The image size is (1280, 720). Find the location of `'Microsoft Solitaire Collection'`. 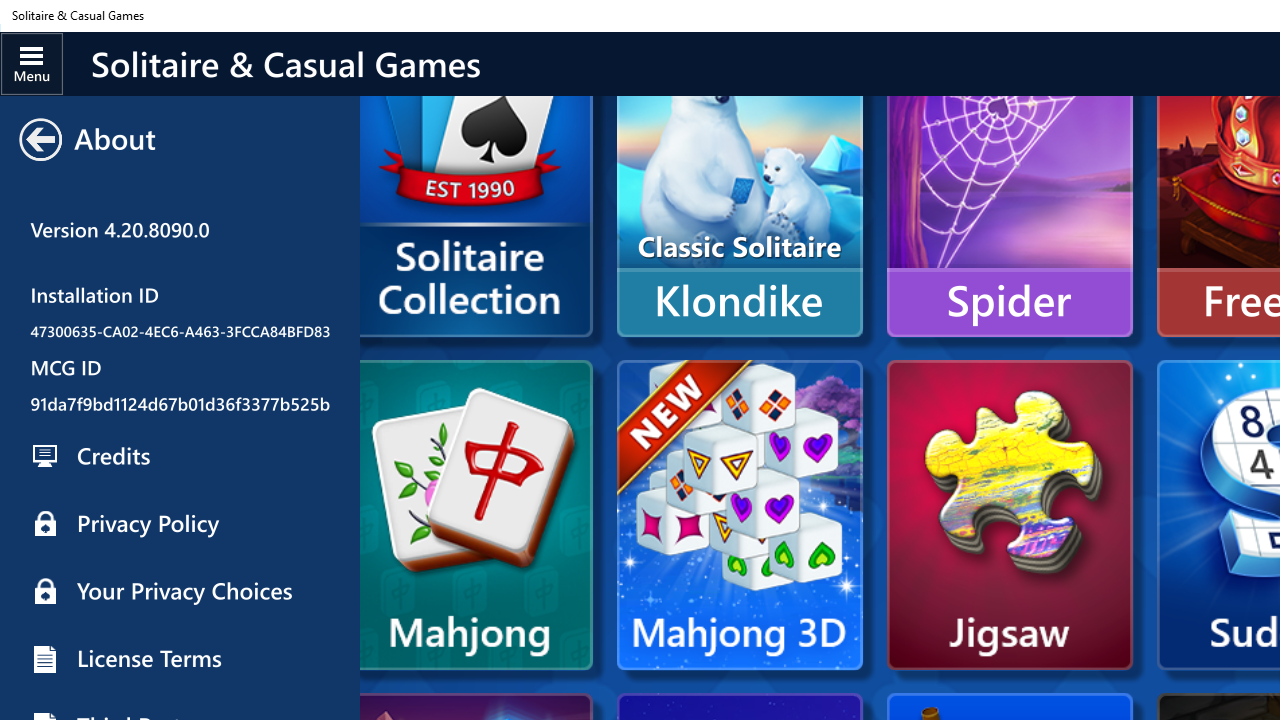

'Microsoft Solitaire Collection' is located at coordinates (468, 212).